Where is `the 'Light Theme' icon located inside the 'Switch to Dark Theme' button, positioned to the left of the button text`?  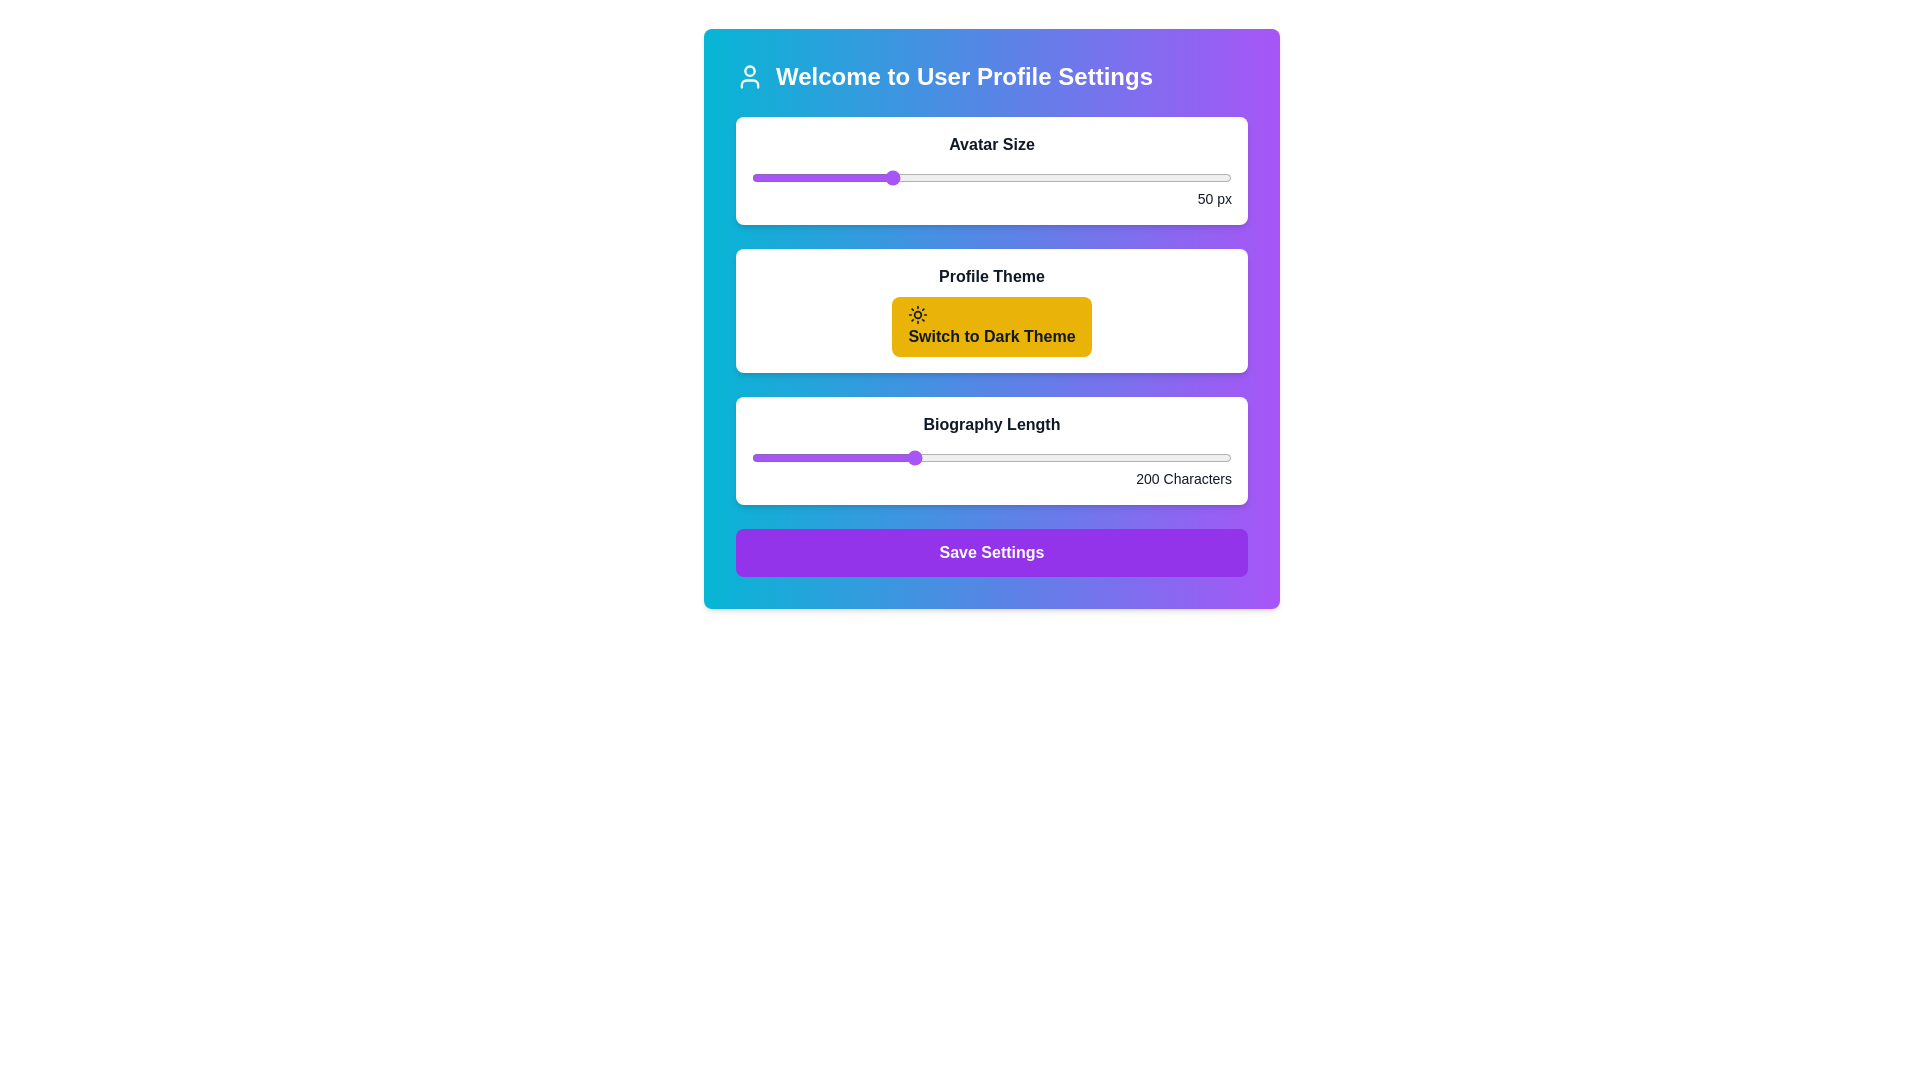 the 'Light Theme' icon located inside the 'Switch to Dark Theme' button, positioned to the left of the button text is located at coordinates (917, 315).